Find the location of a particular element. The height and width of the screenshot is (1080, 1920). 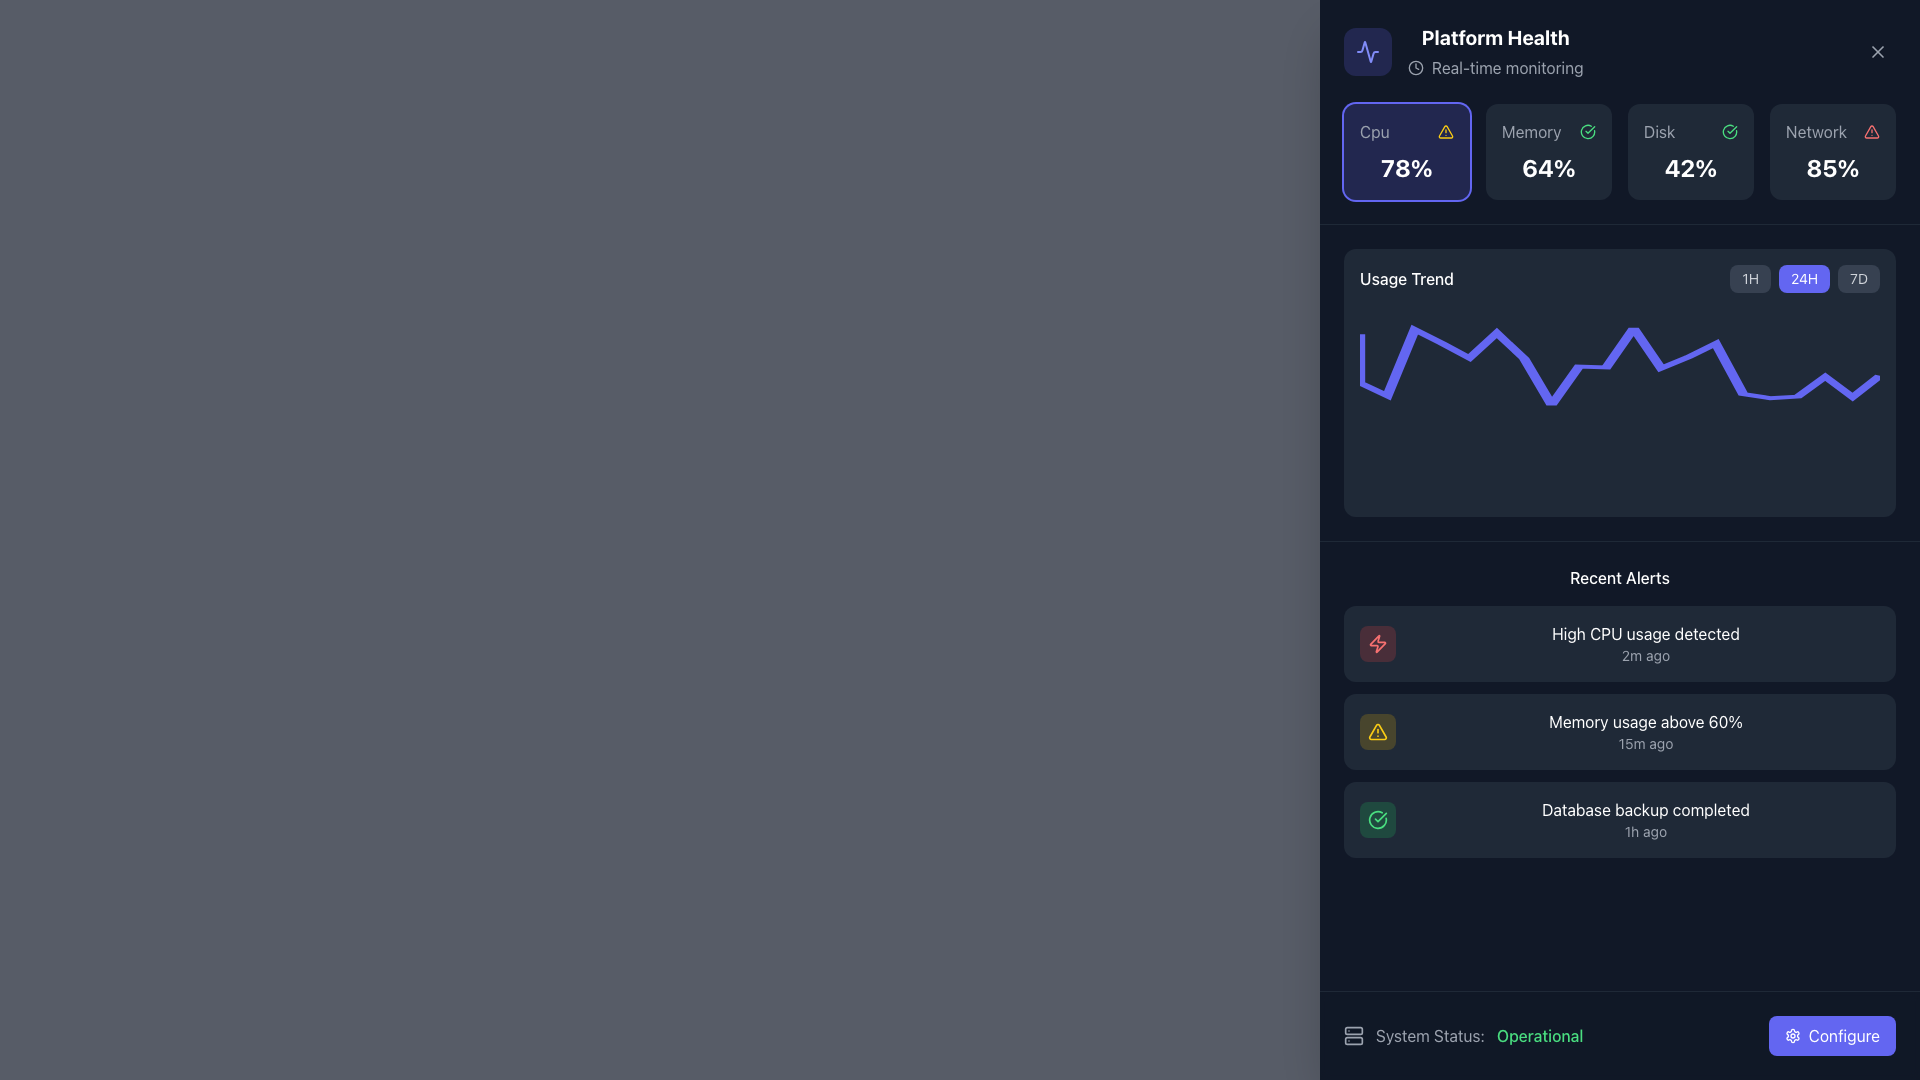

the header section titled 'Platform Health' with the subtitle 'Real-time monitoring' for details is located at coordinates (1463, 50).